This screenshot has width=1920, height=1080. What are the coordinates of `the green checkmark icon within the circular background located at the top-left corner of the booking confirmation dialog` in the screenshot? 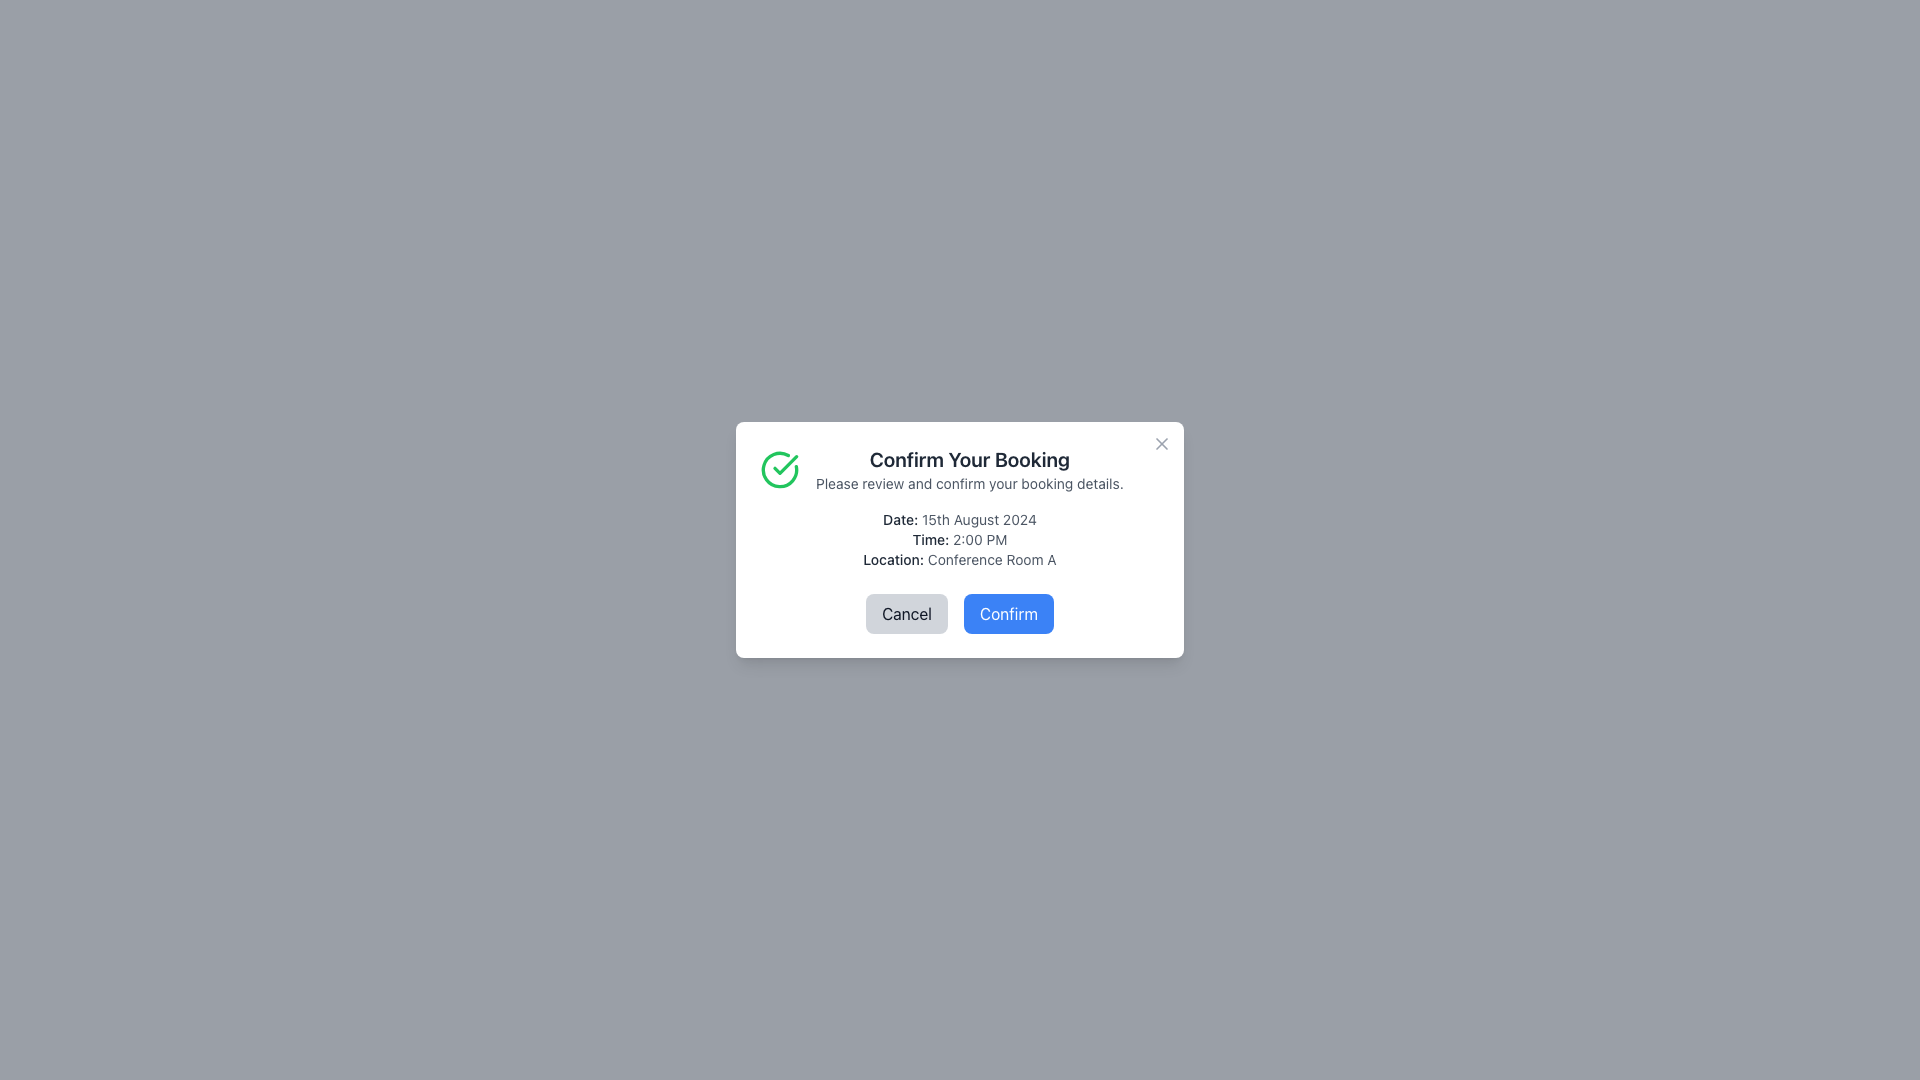 It's located at (784, 465).